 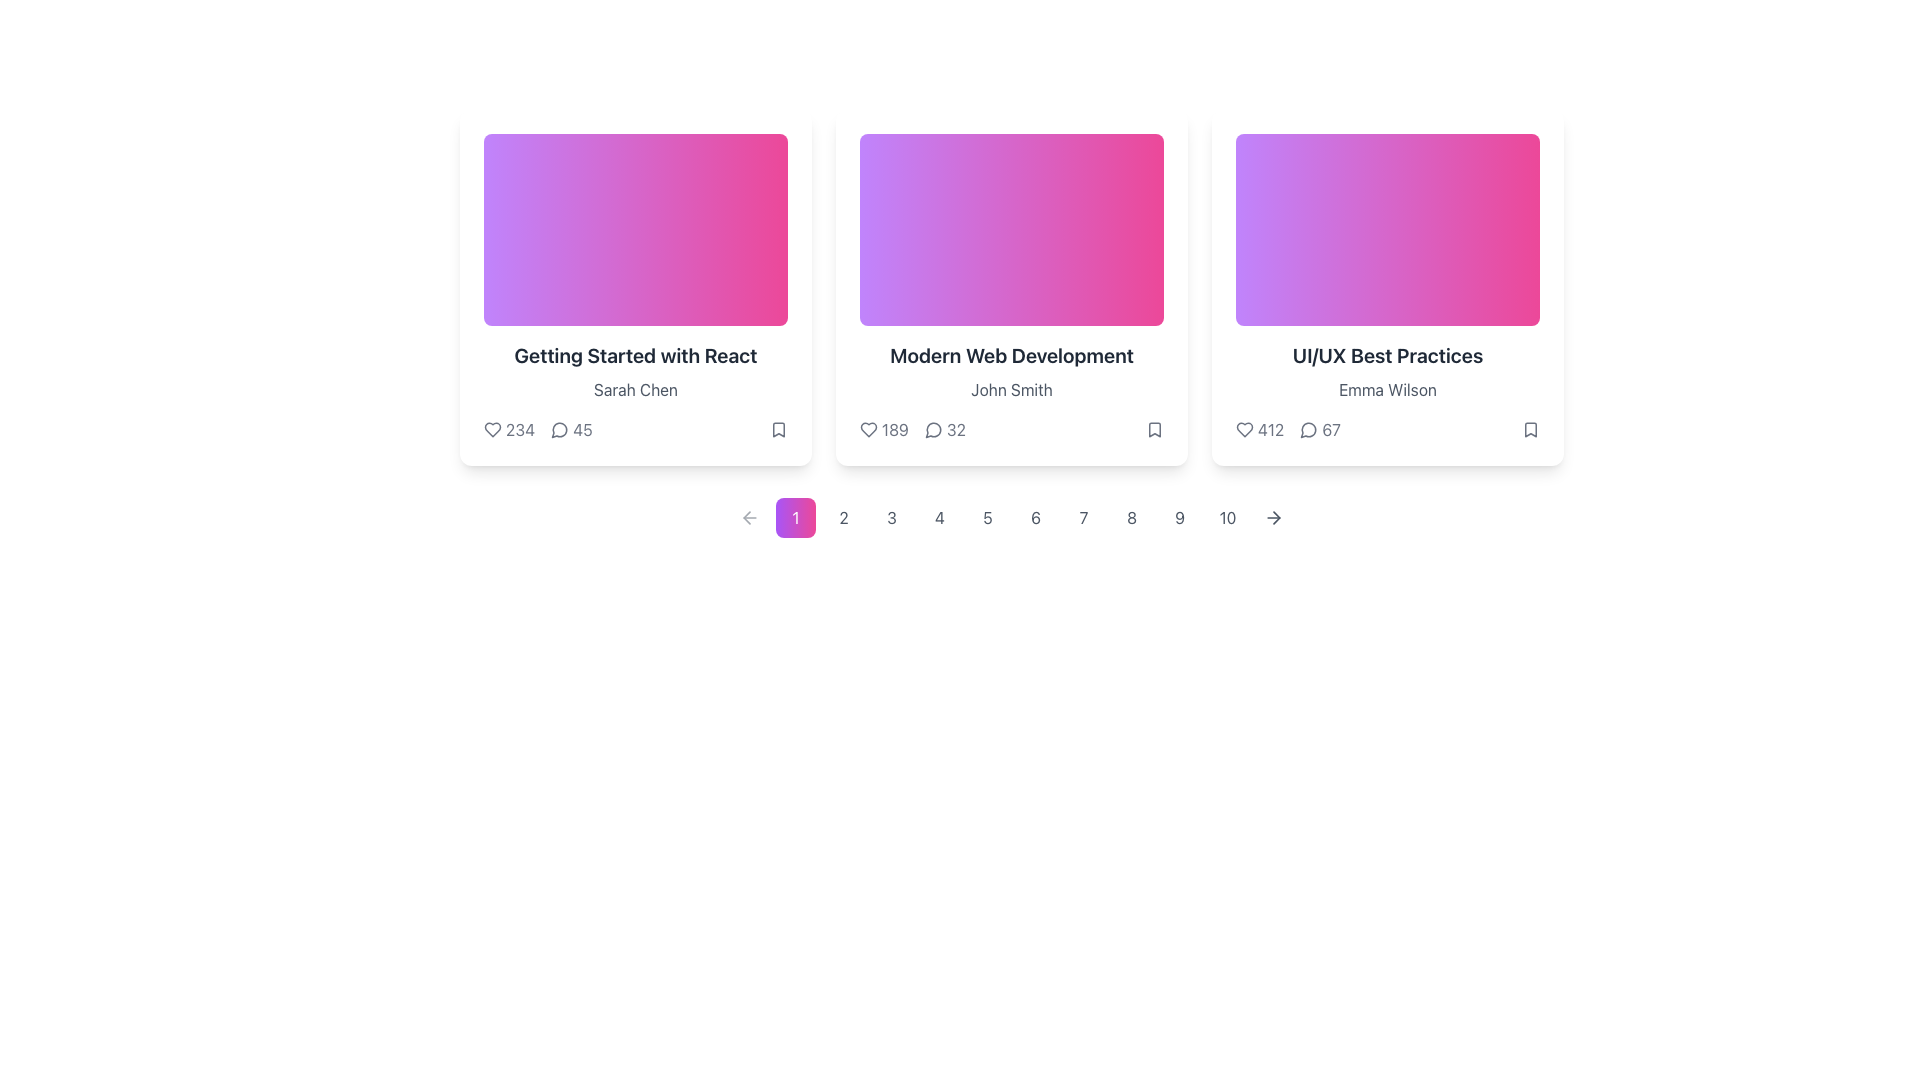 What do you see at coordinates (509, 428) in the screenshot?
I see `the interactive like counter element, which features a heart icon and is located at the bottom left of the 'Getting Started with React' card, positioned to the left of a similar element displaying '45'` at bounding box center [509, 428].